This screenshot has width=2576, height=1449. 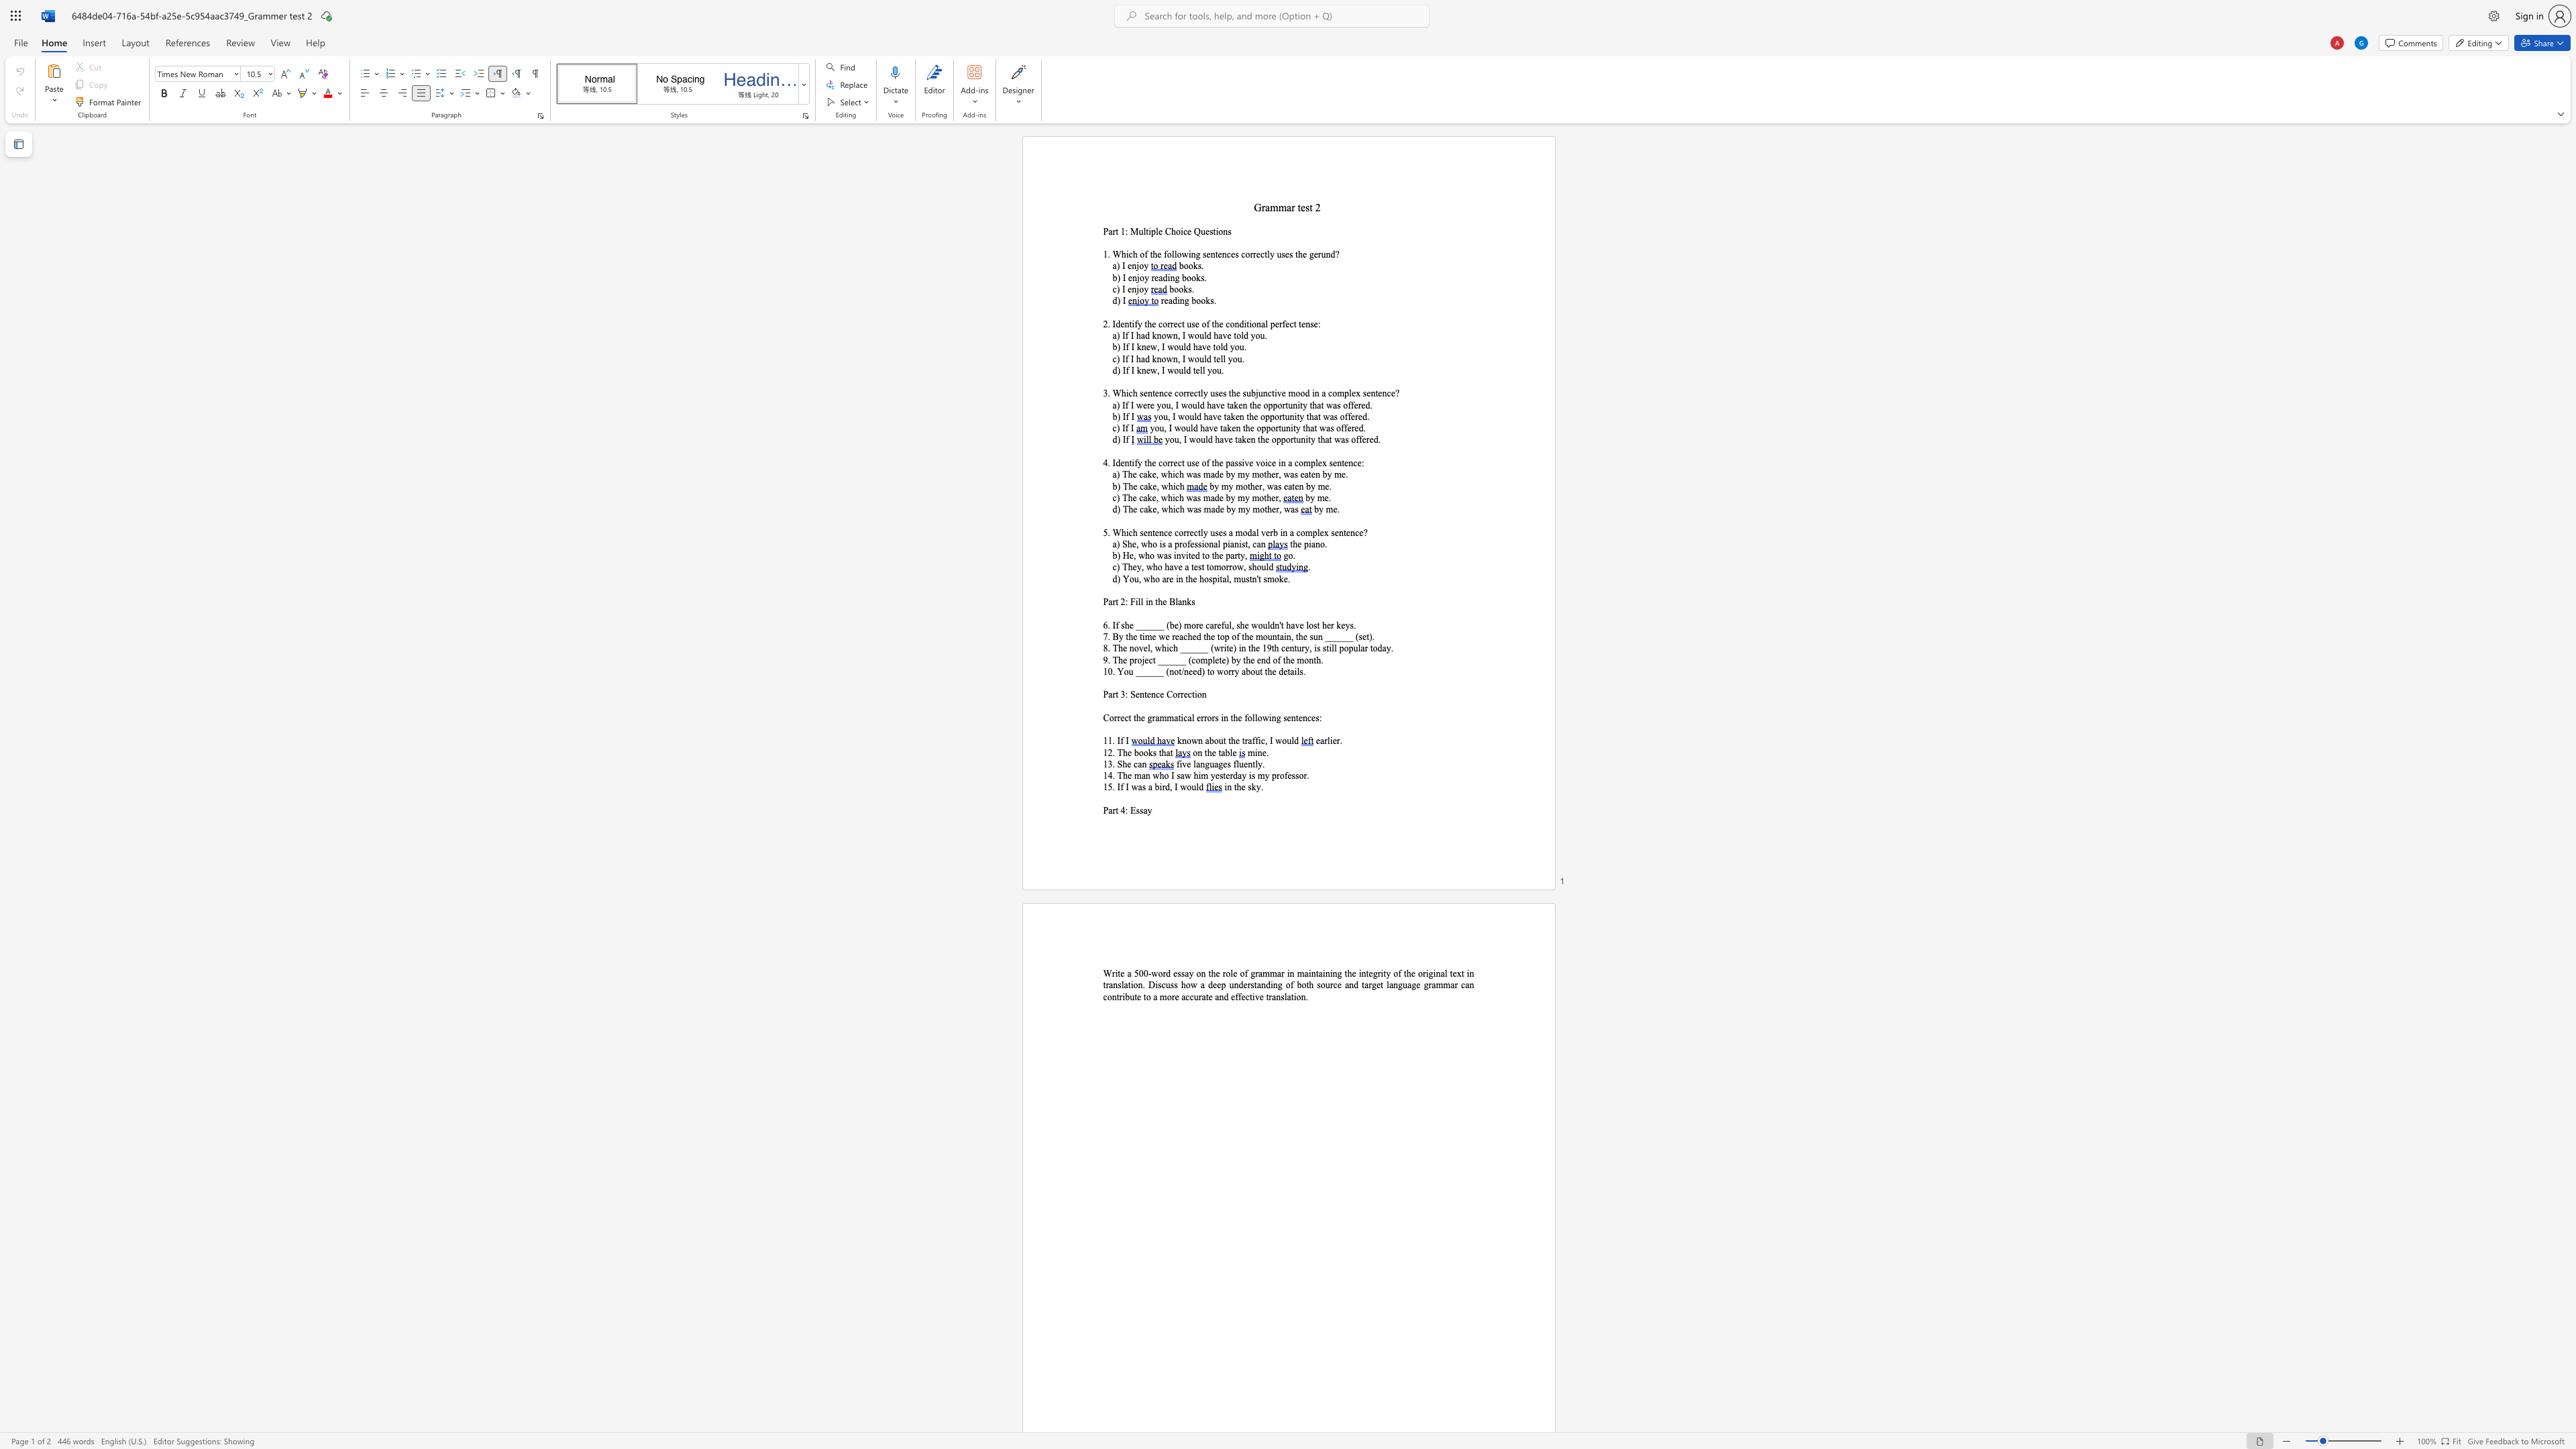 What do you see at coordinates (1328, 972) in the screenshot?
I see `the space between the continuous character "n" and "i" in the text` at bounding box center [1328, 972].